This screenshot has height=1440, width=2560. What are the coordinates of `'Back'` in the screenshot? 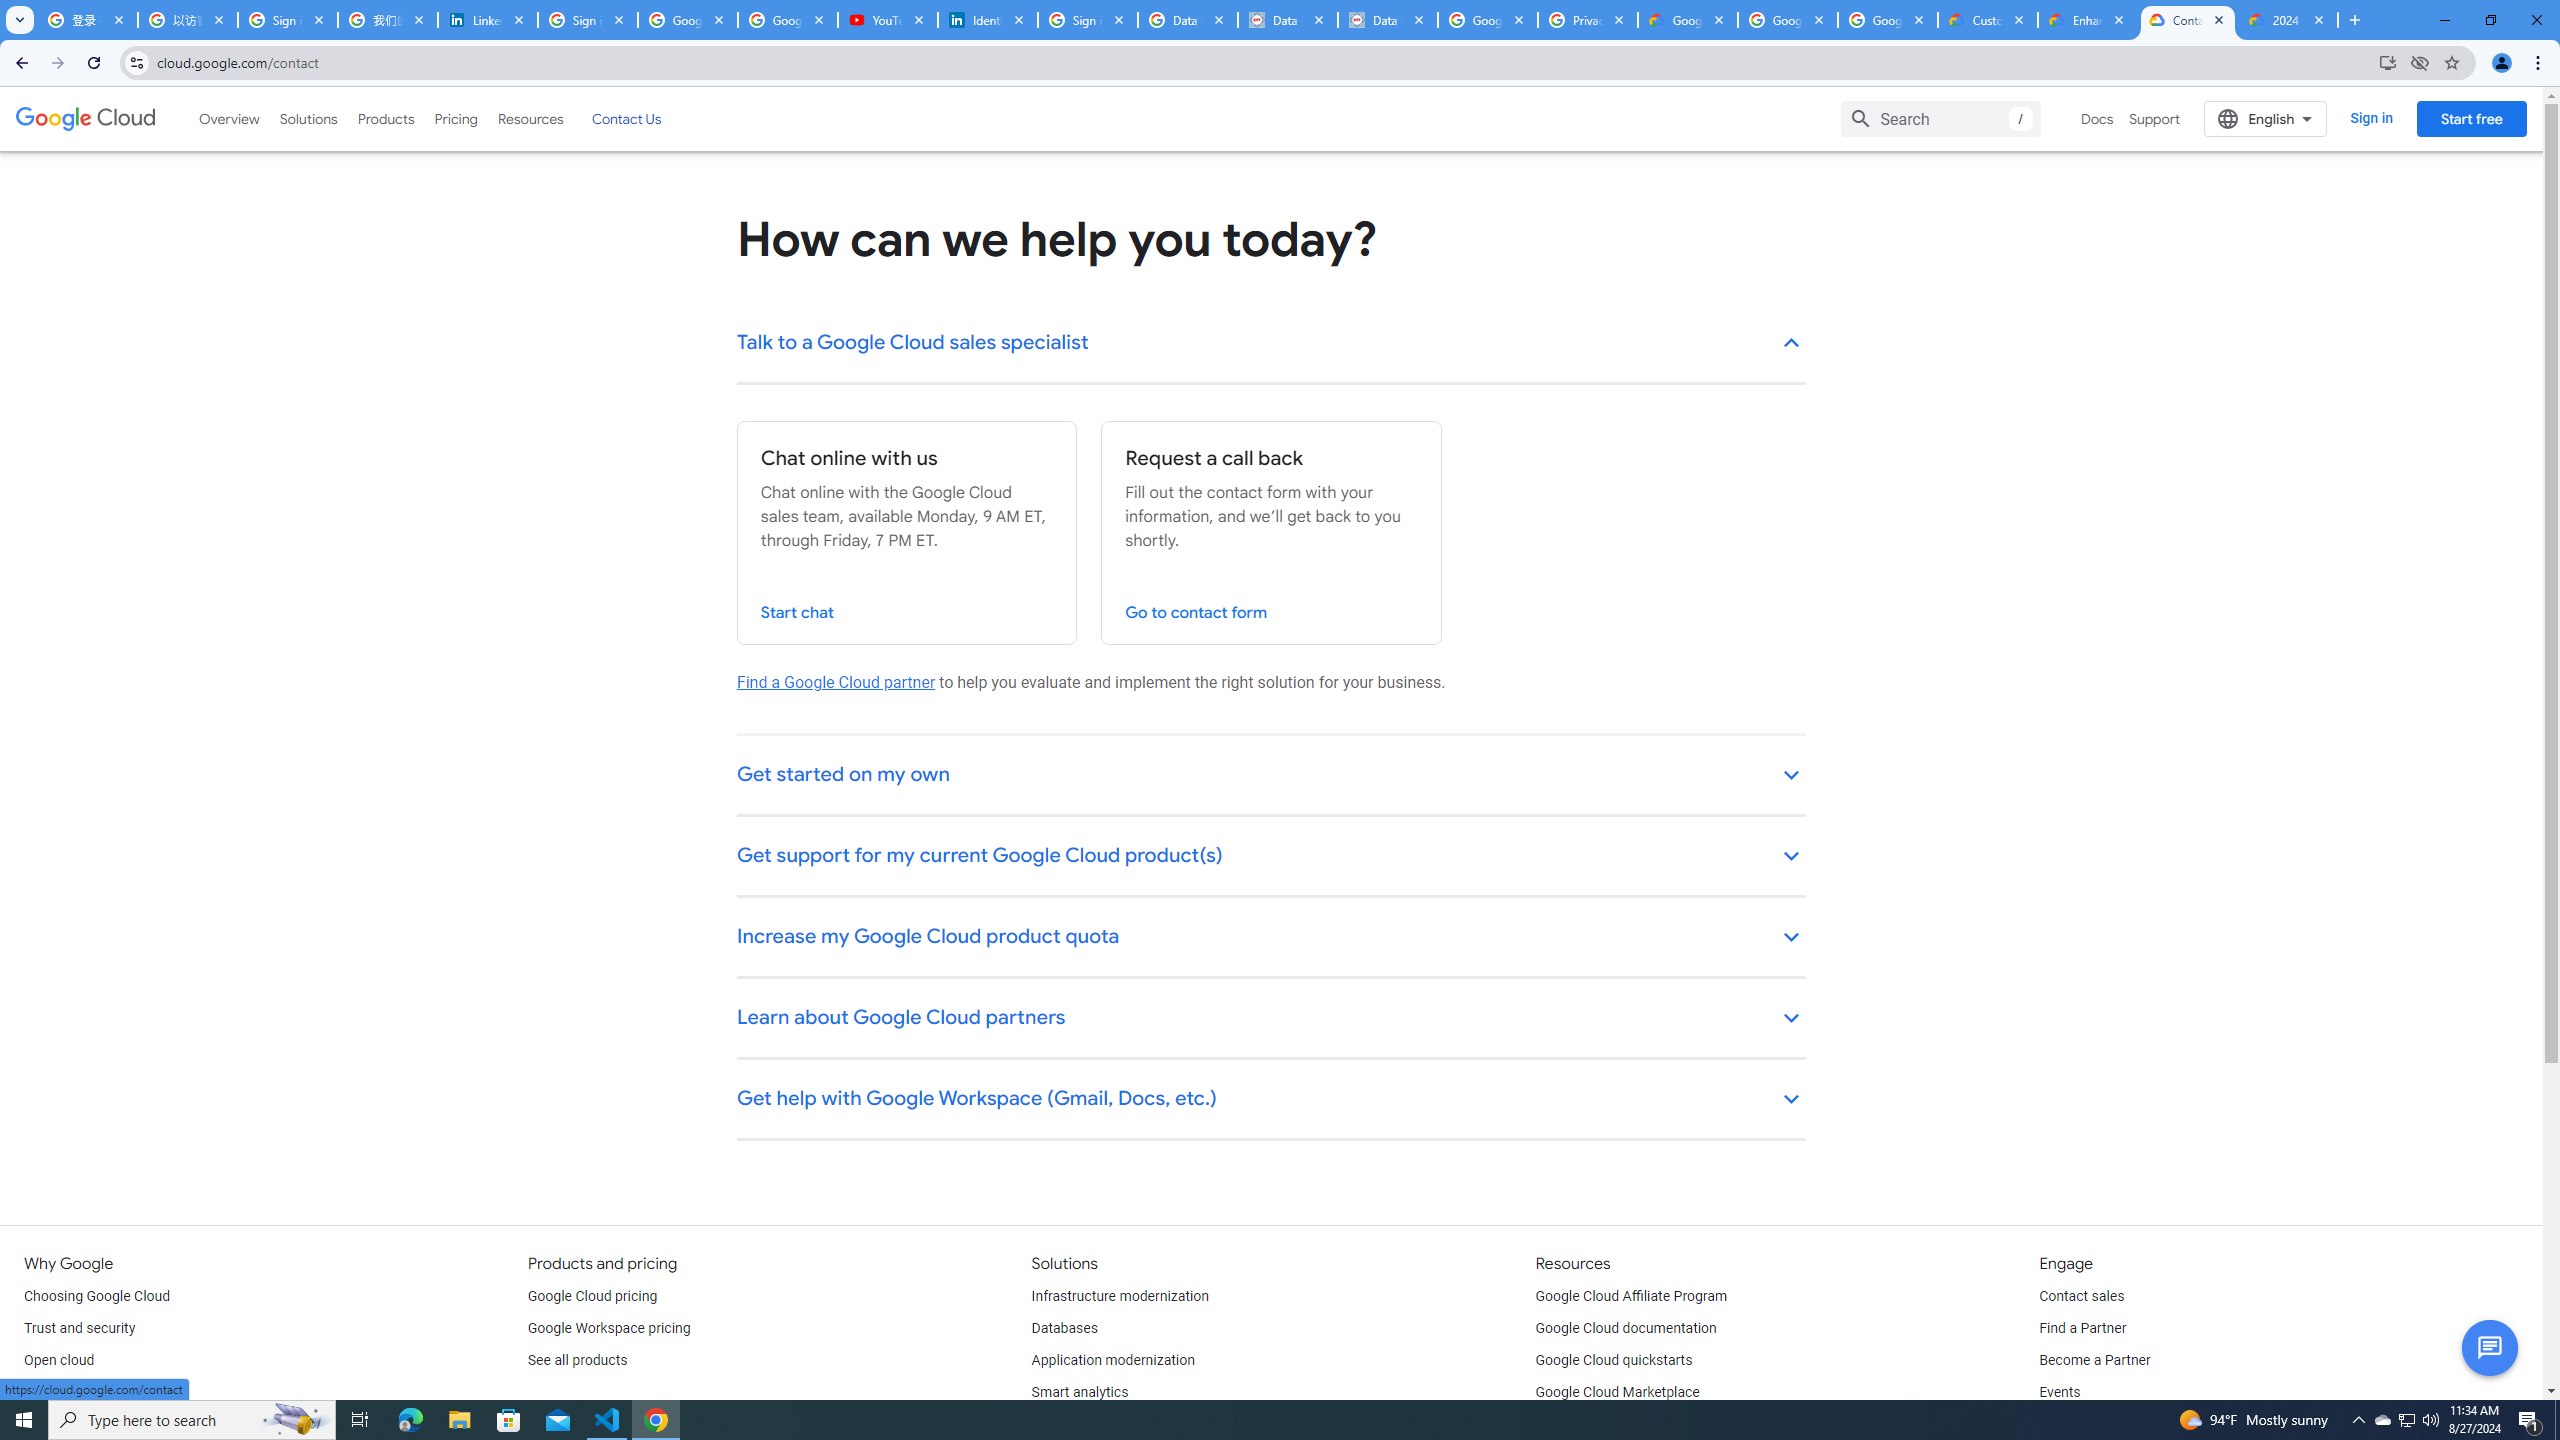 It's located at (19, 62).